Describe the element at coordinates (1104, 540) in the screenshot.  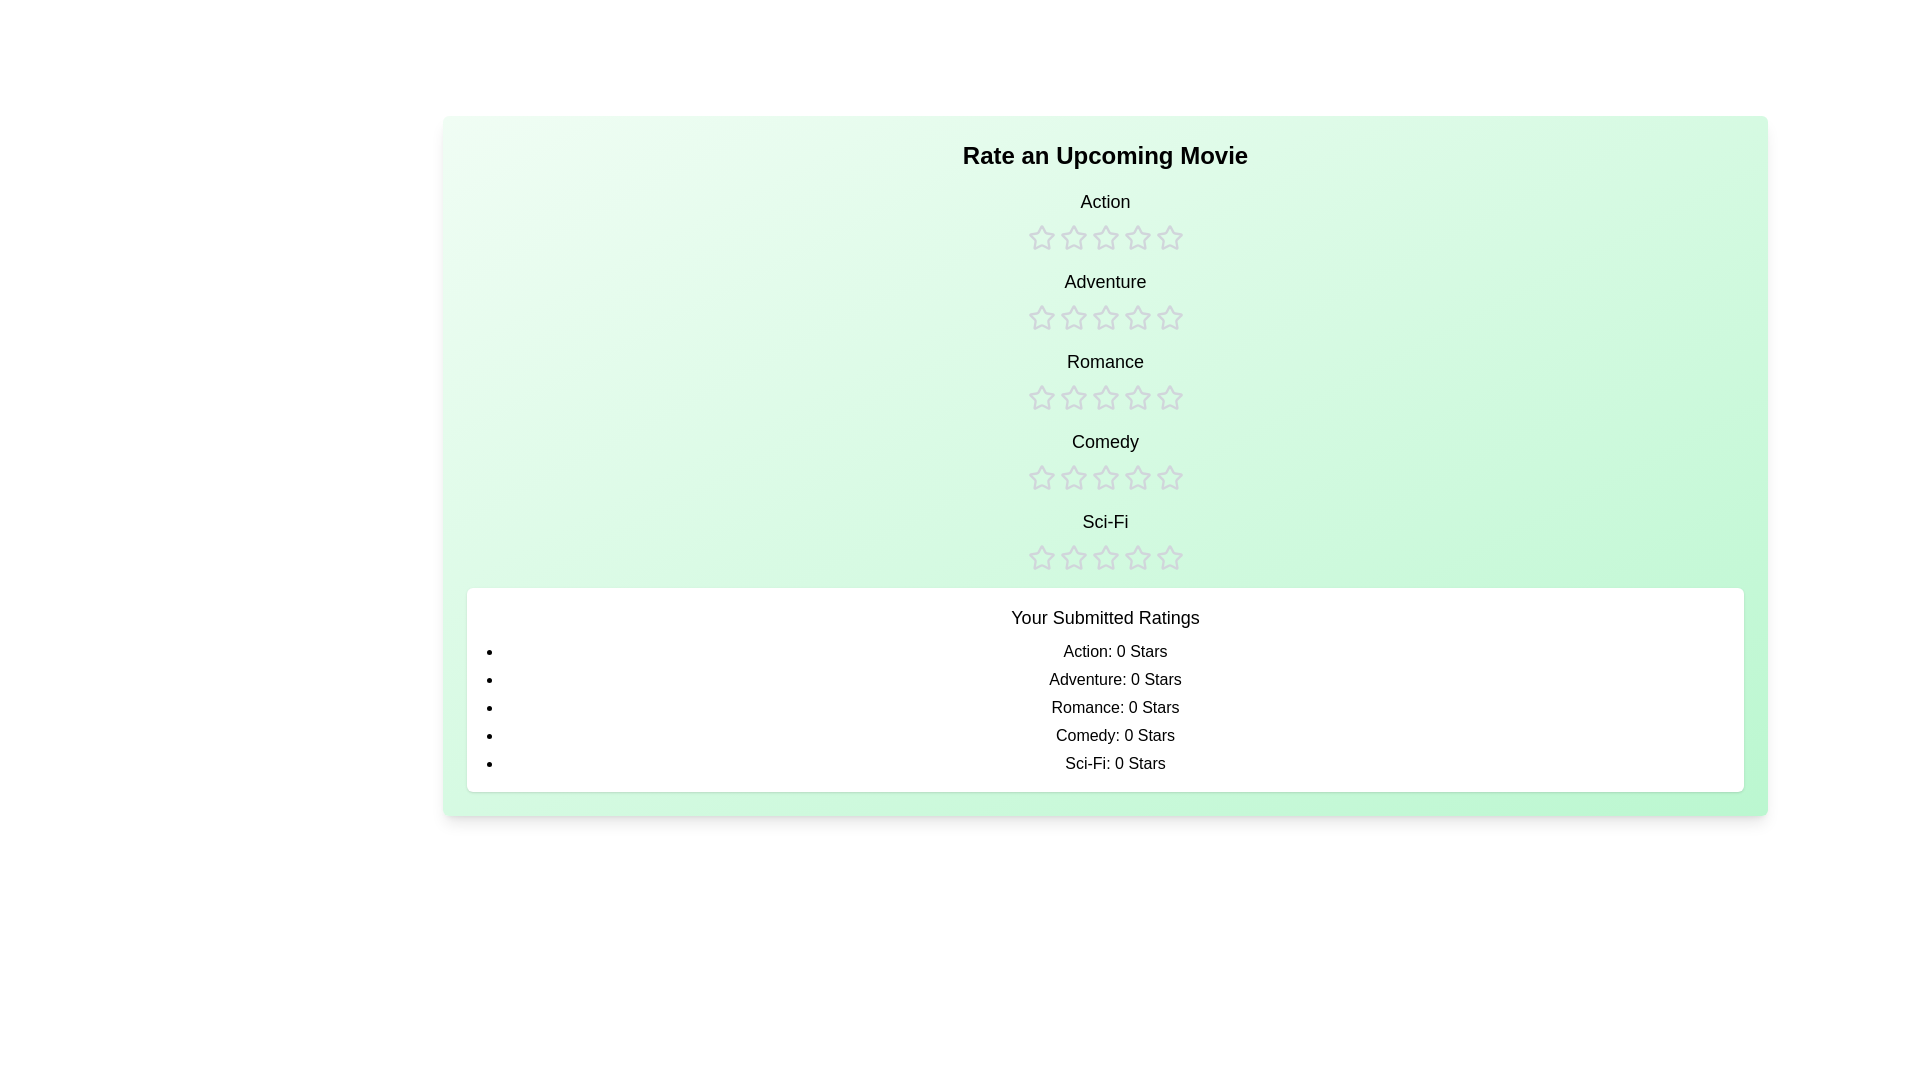
I see `the rating for the Sci-Fi category to 3 stars` at that location.